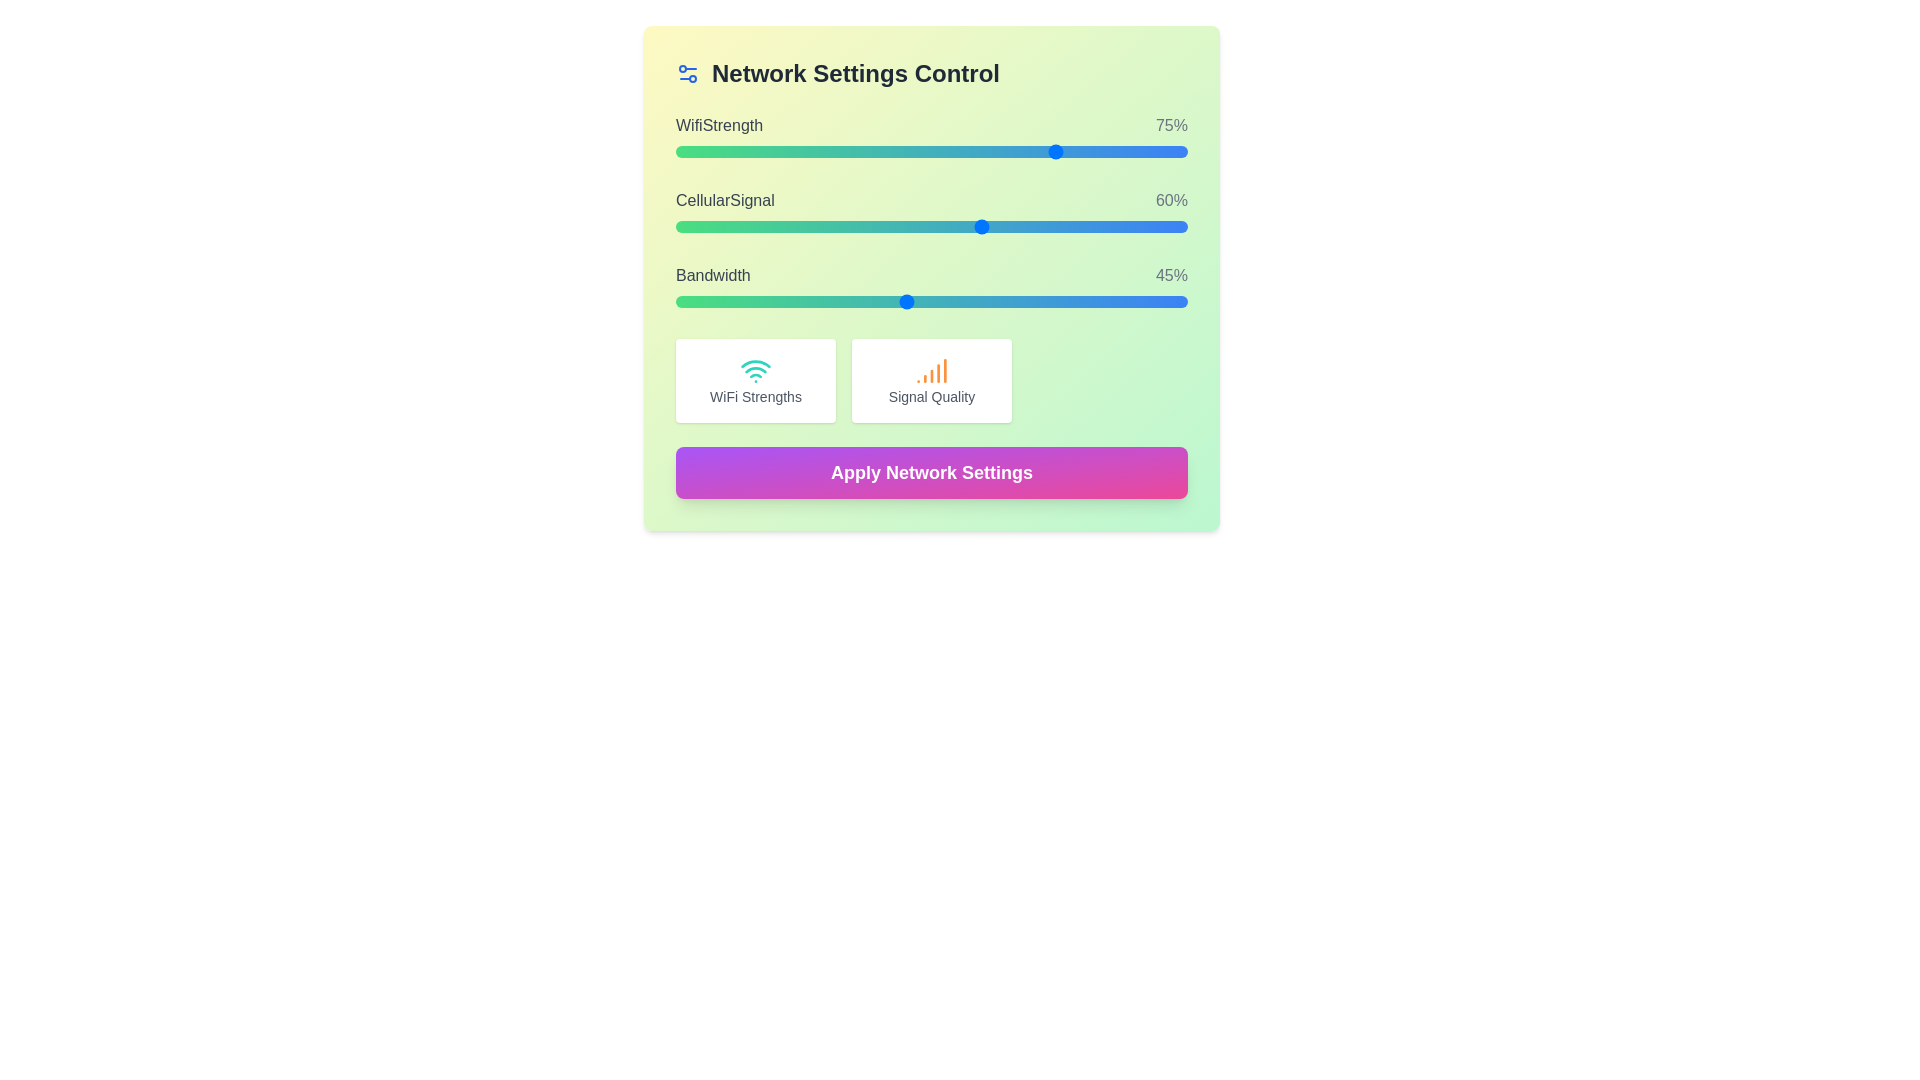  I want to click on the 'cellularSignal 60%' label, which describes the cellular signal level in the Network Settings Control panel, so click(724, 200).